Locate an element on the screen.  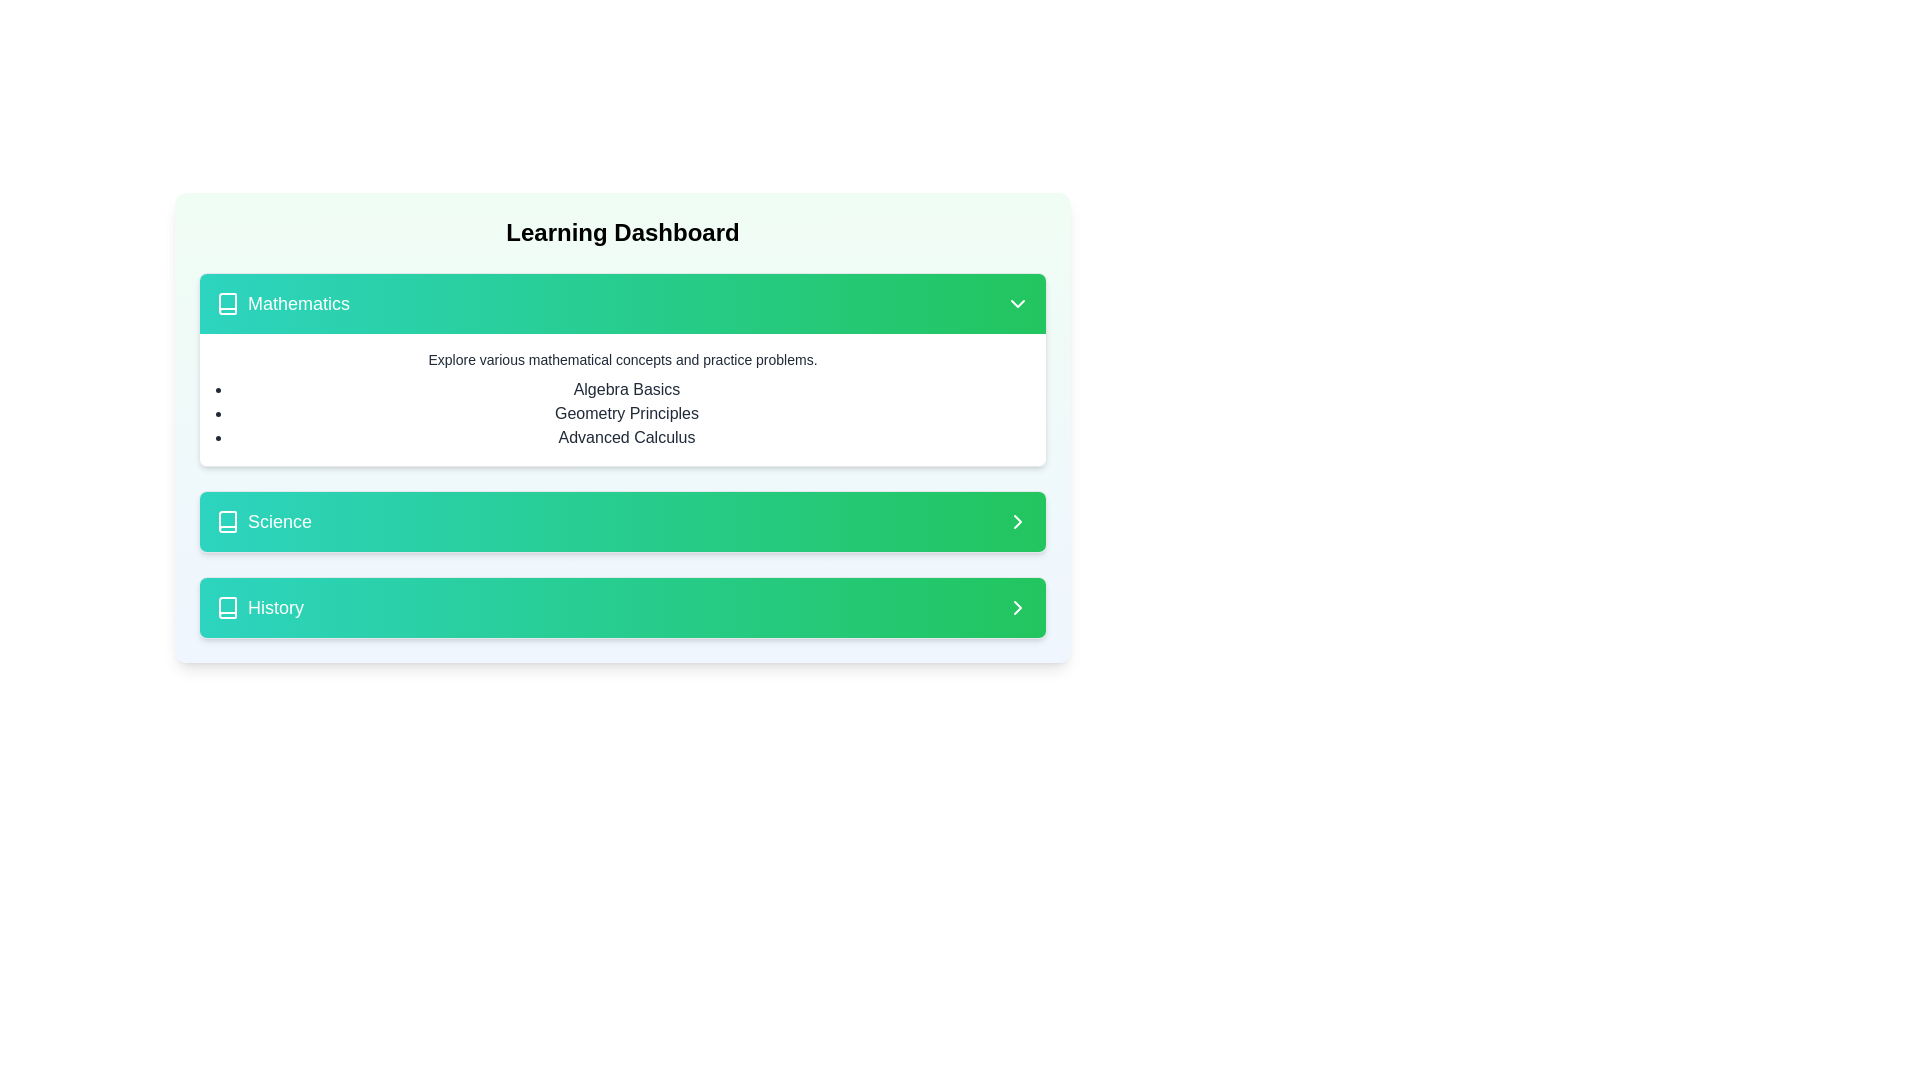
the downward-facing chevron icon on the right side of the 'Mathematics' section header is located at coordinates (1017, 304).